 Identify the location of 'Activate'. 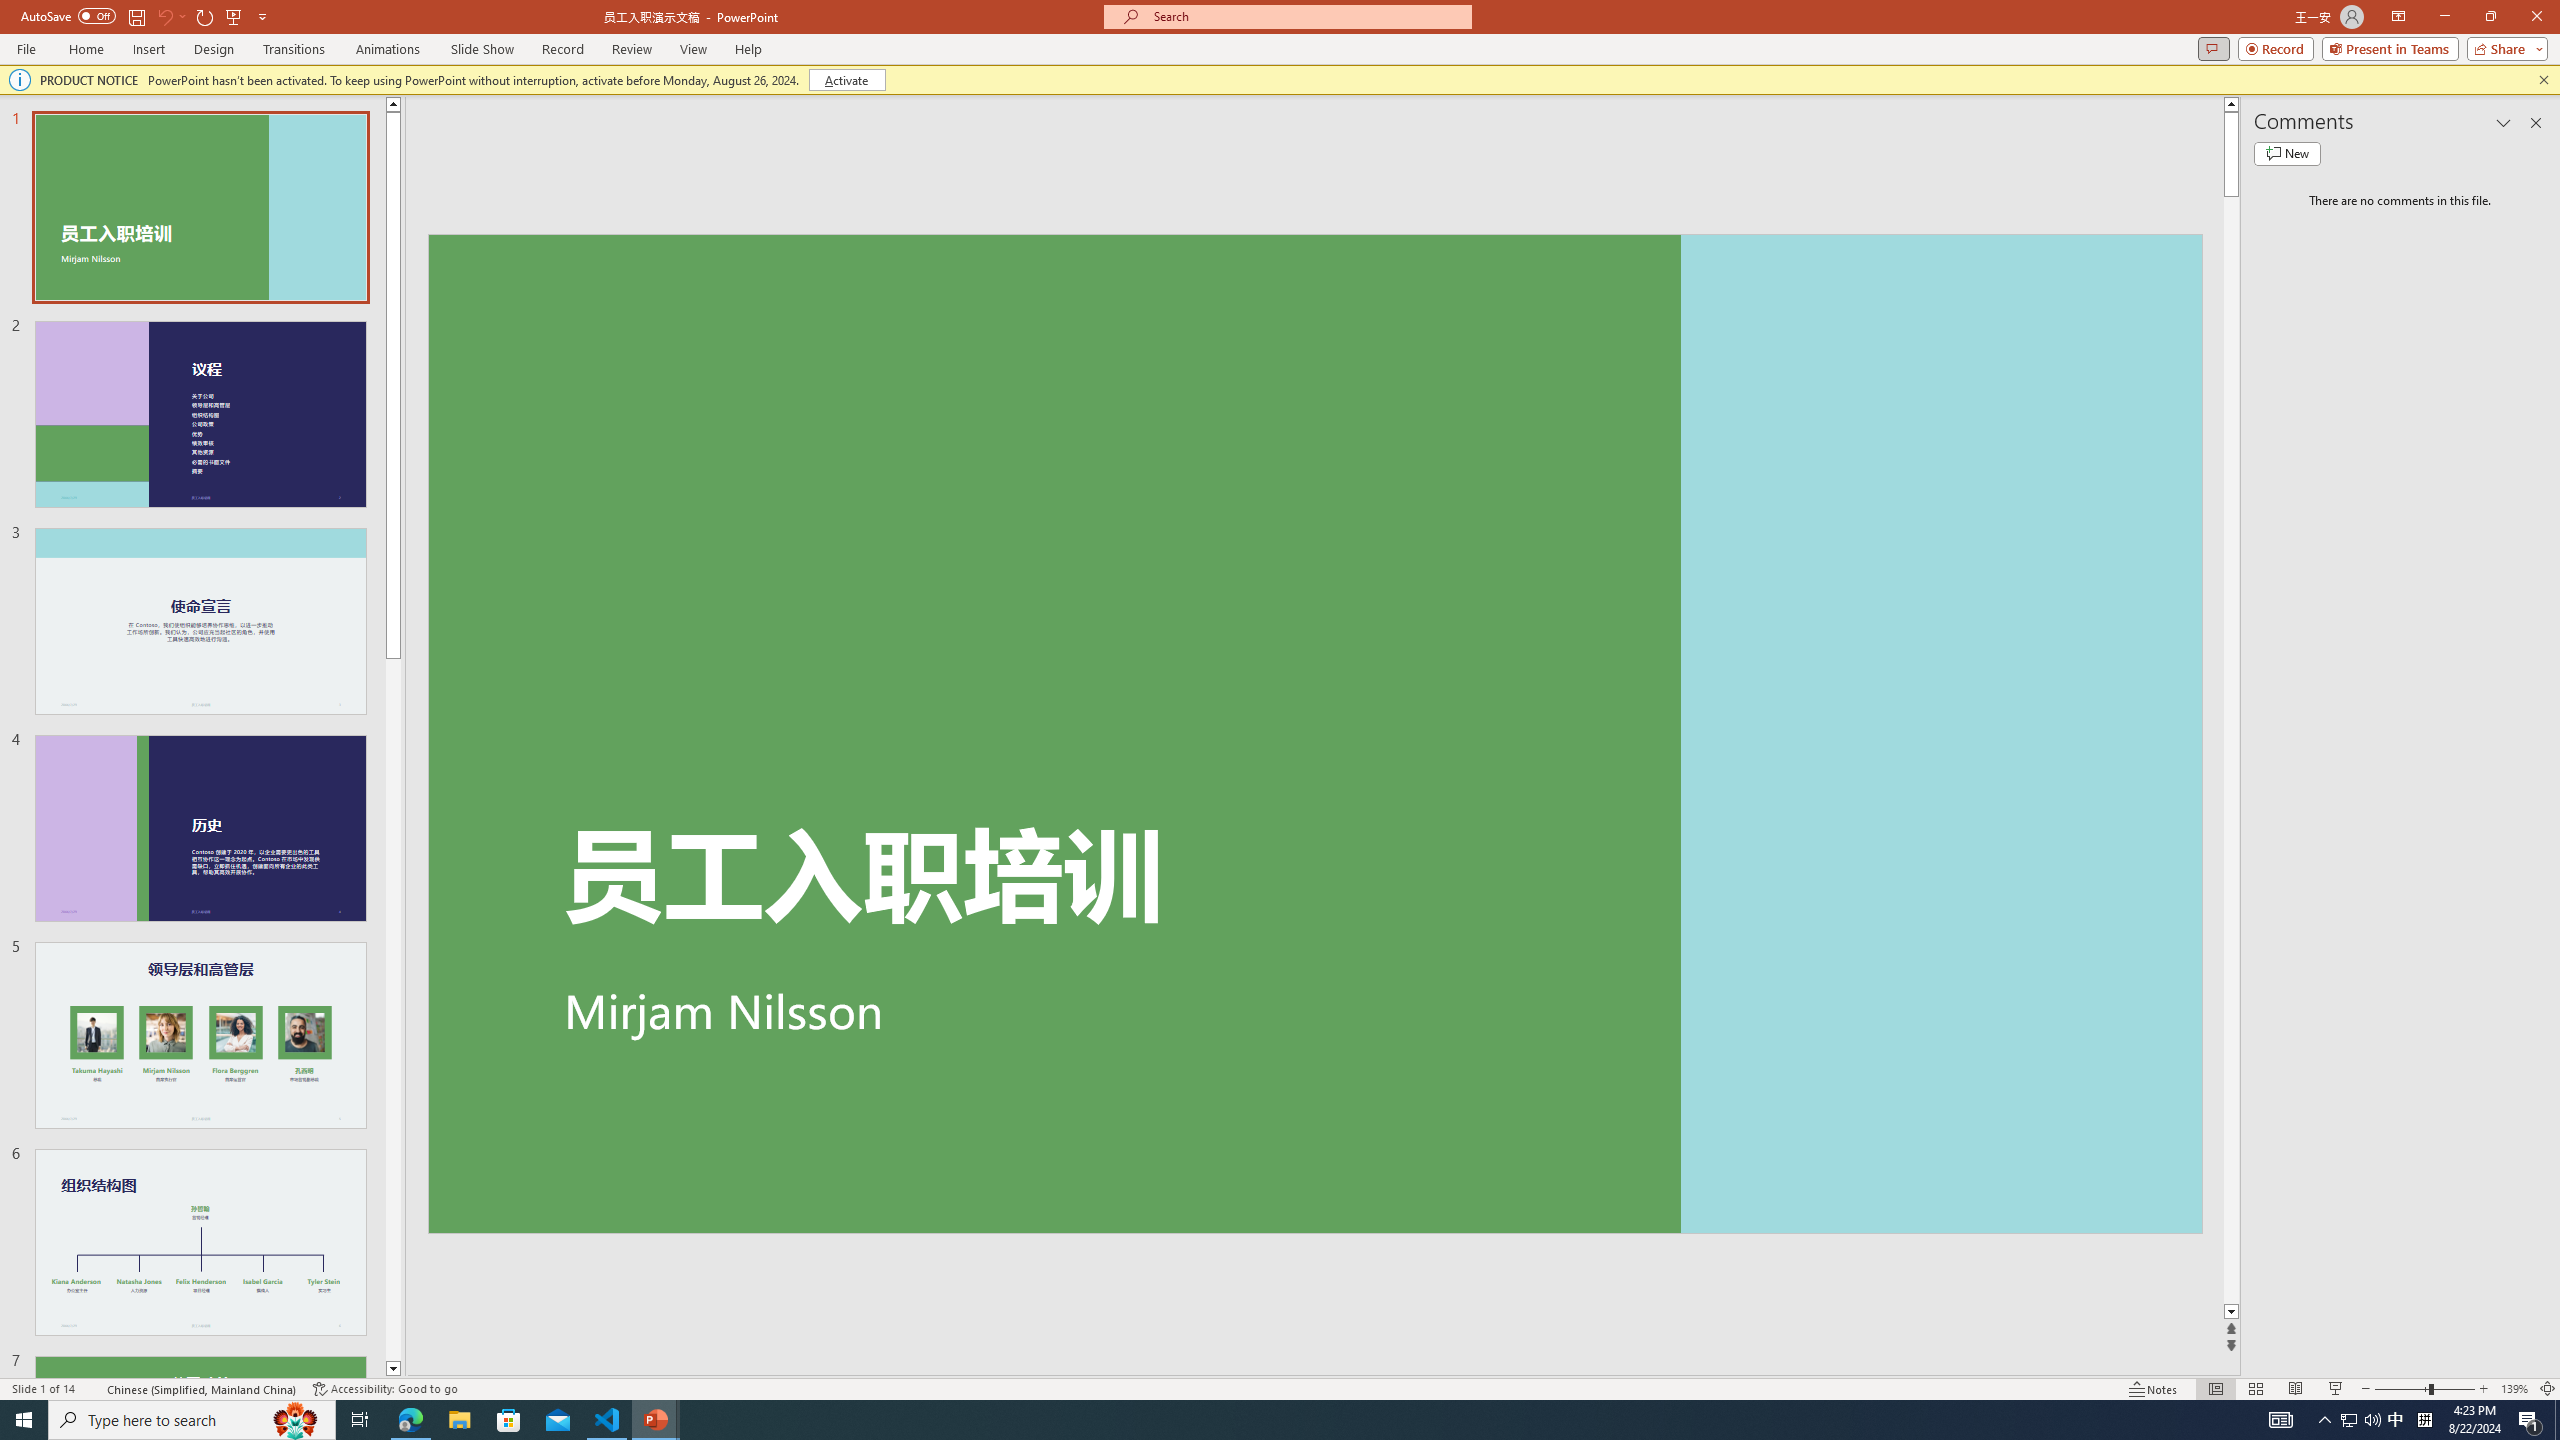
(847, 78).